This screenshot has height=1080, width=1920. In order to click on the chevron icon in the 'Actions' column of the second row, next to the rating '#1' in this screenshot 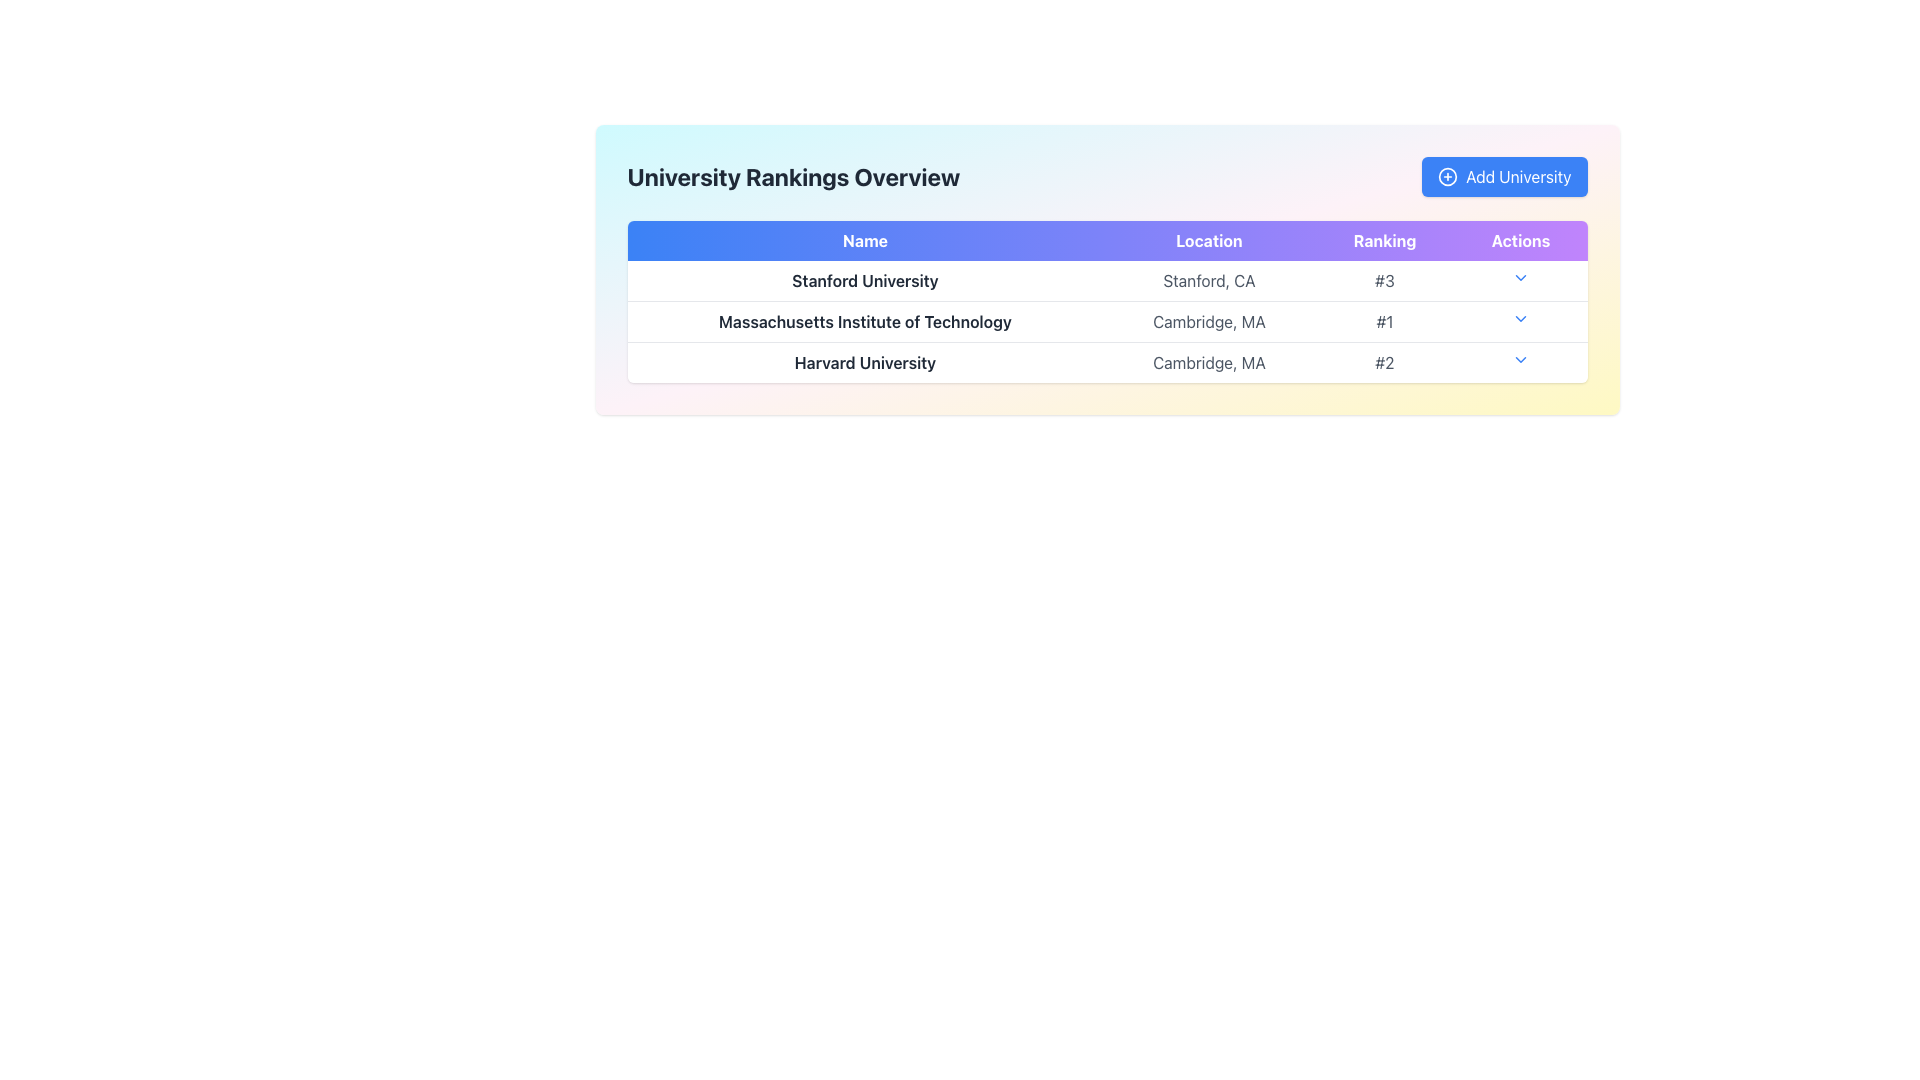, I will do `click(1520, 320)`.